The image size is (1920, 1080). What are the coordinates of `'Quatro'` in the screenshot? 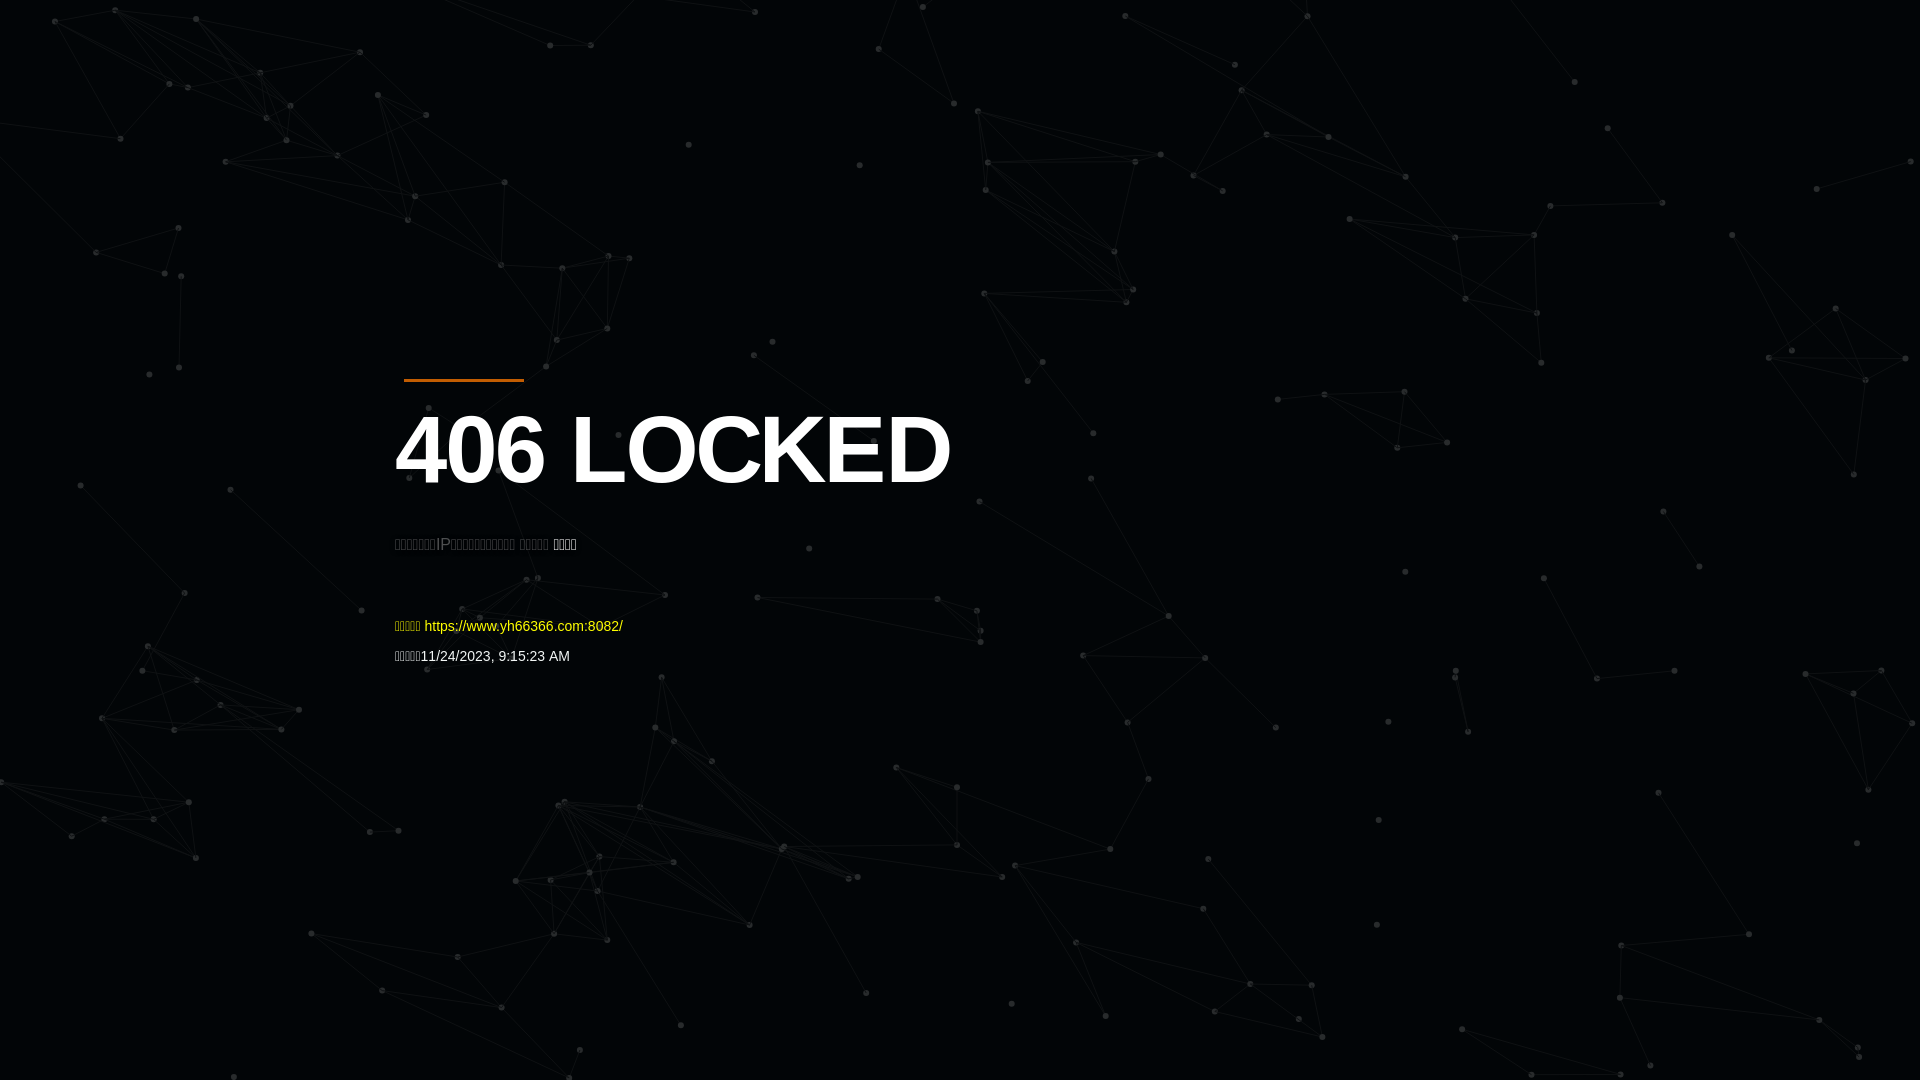 It's located at (542, 114).